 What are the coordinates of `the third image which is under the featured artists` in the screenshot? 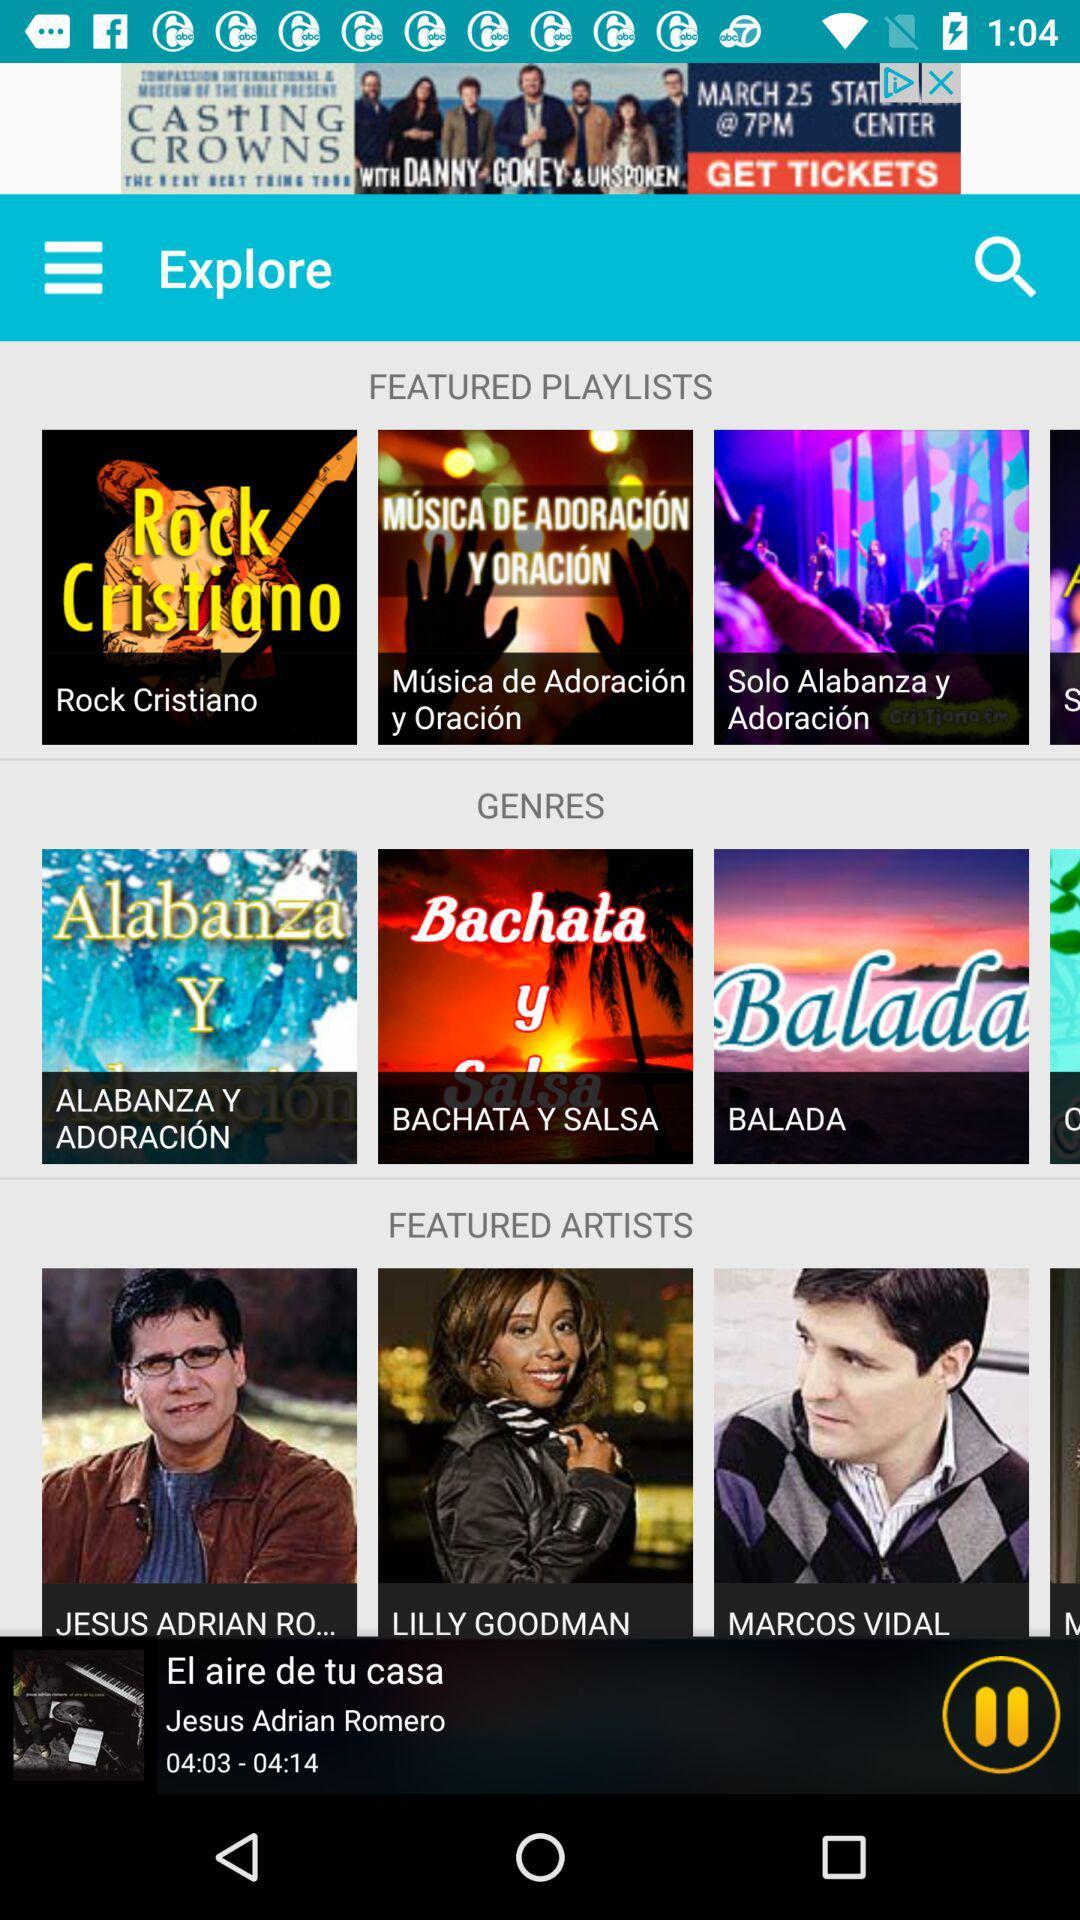 It's located at (870, 1424).